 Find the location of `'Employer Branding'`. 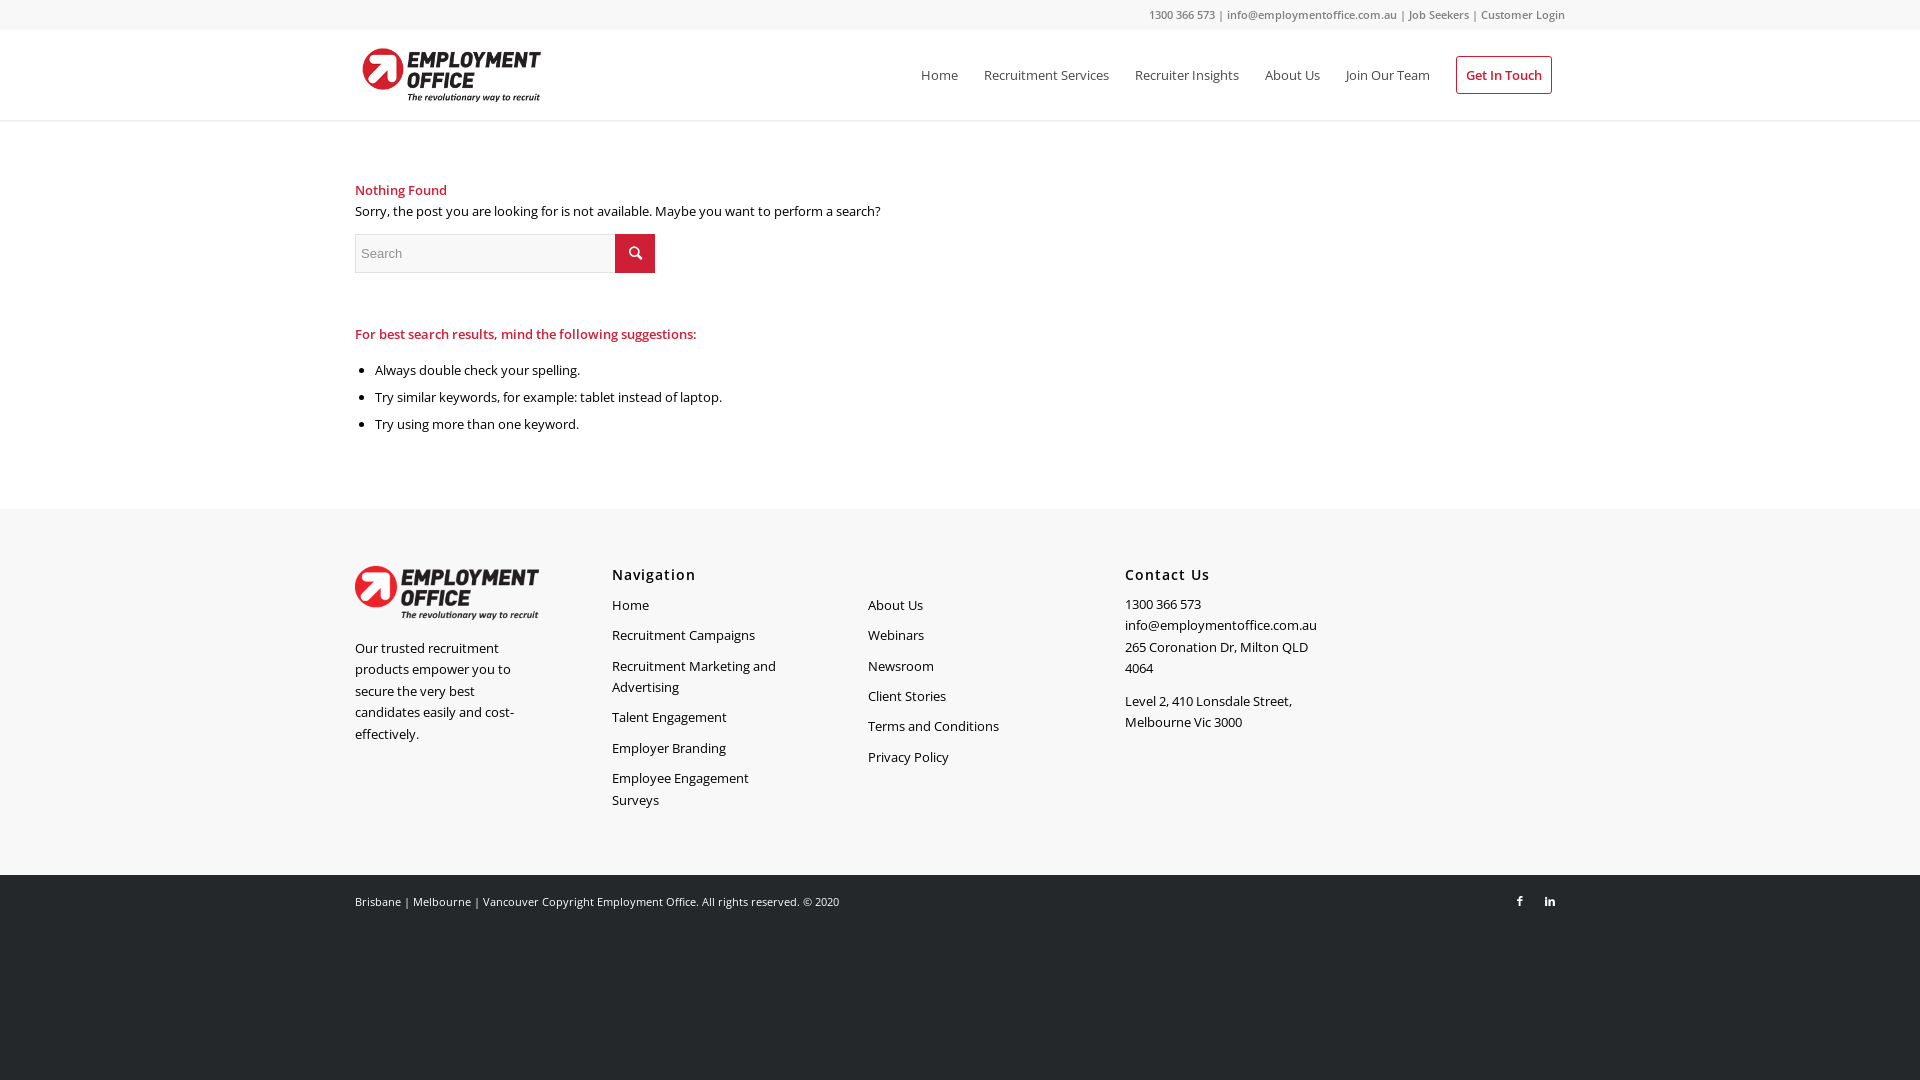

'Employer Branding' is located at coordinates (704, 748).